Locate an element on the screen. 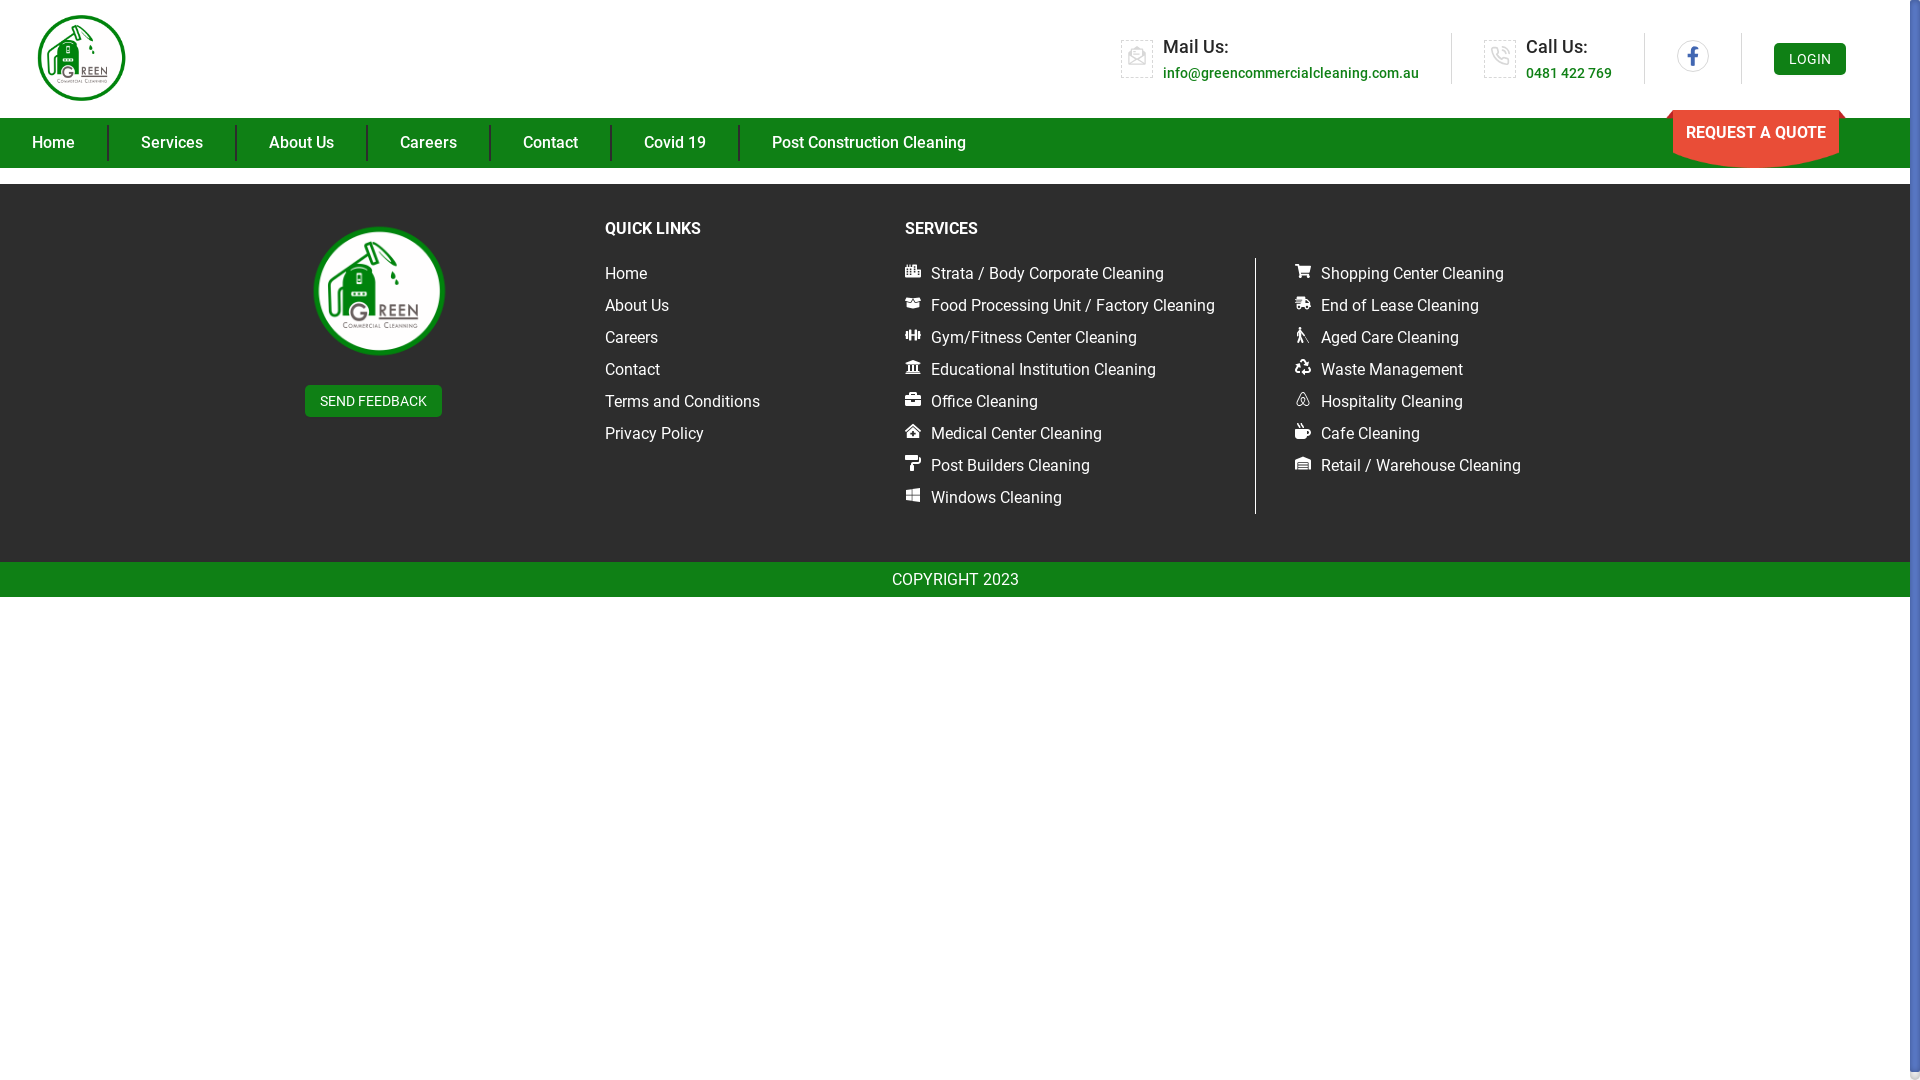  'Terms and Conditions' is located at coordinates (682, 401).